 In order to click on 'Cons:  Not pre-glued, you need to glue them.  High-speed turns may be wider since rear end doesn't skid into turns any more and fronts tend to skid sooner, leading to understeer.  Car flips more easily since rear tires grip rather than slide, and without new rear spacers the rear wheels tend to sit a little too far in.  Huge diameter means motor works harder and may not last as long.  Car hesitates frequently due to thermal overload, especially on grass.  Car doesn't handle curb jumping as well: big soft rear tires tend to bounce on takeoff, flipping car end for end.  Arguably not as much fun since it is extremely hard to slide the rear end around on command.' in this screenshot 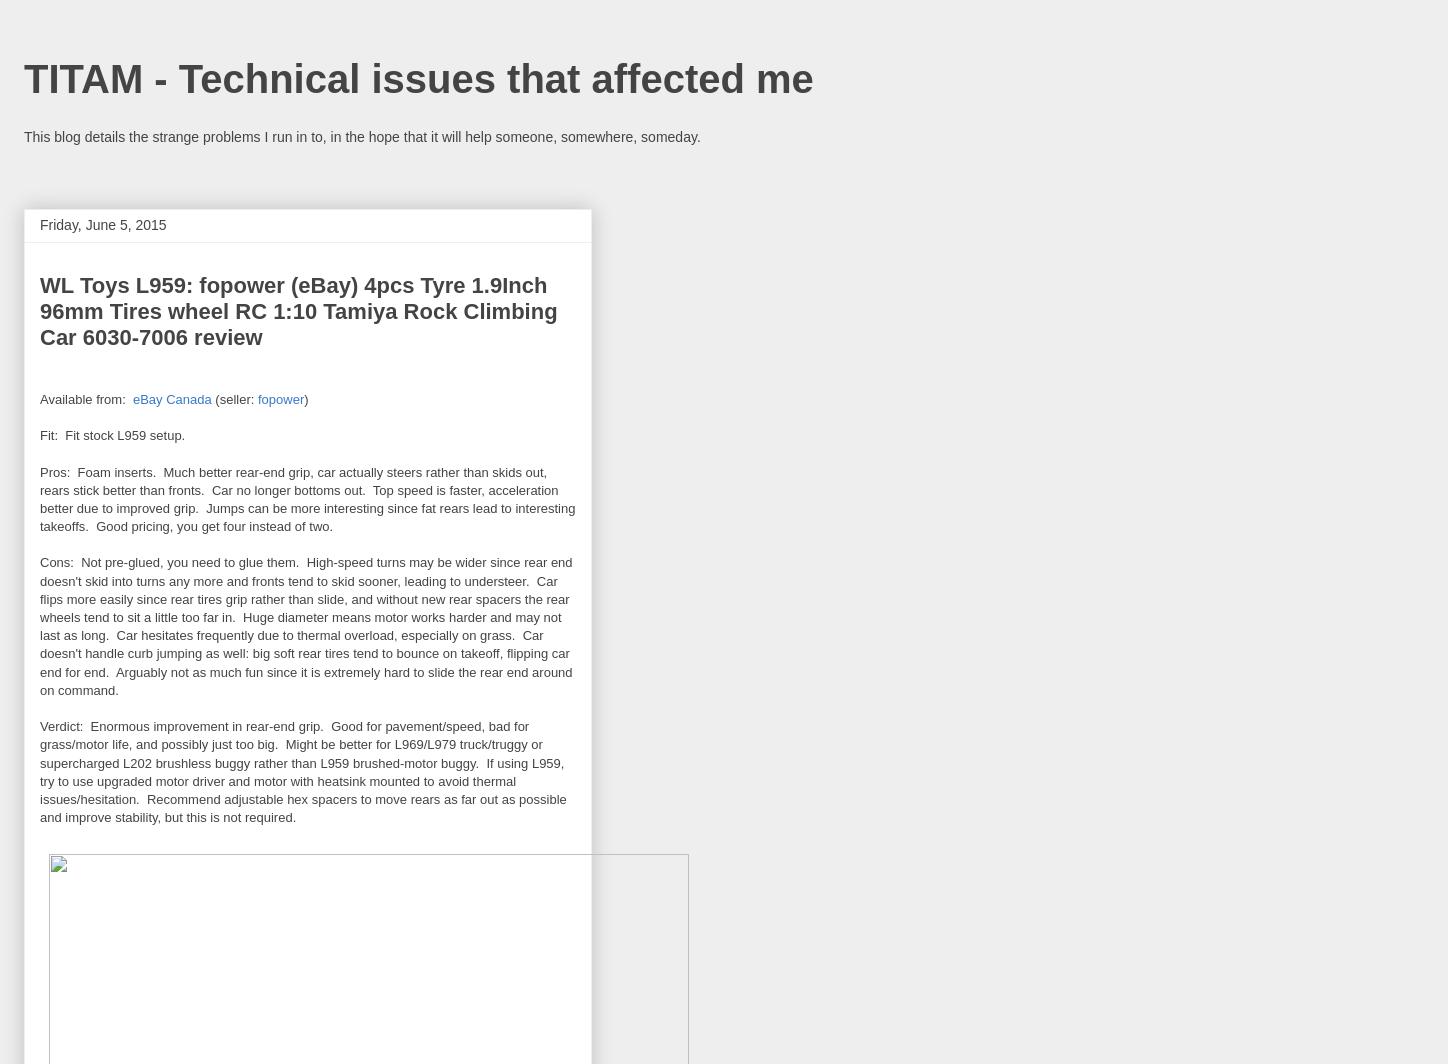, I will do `click(304, 625)`.